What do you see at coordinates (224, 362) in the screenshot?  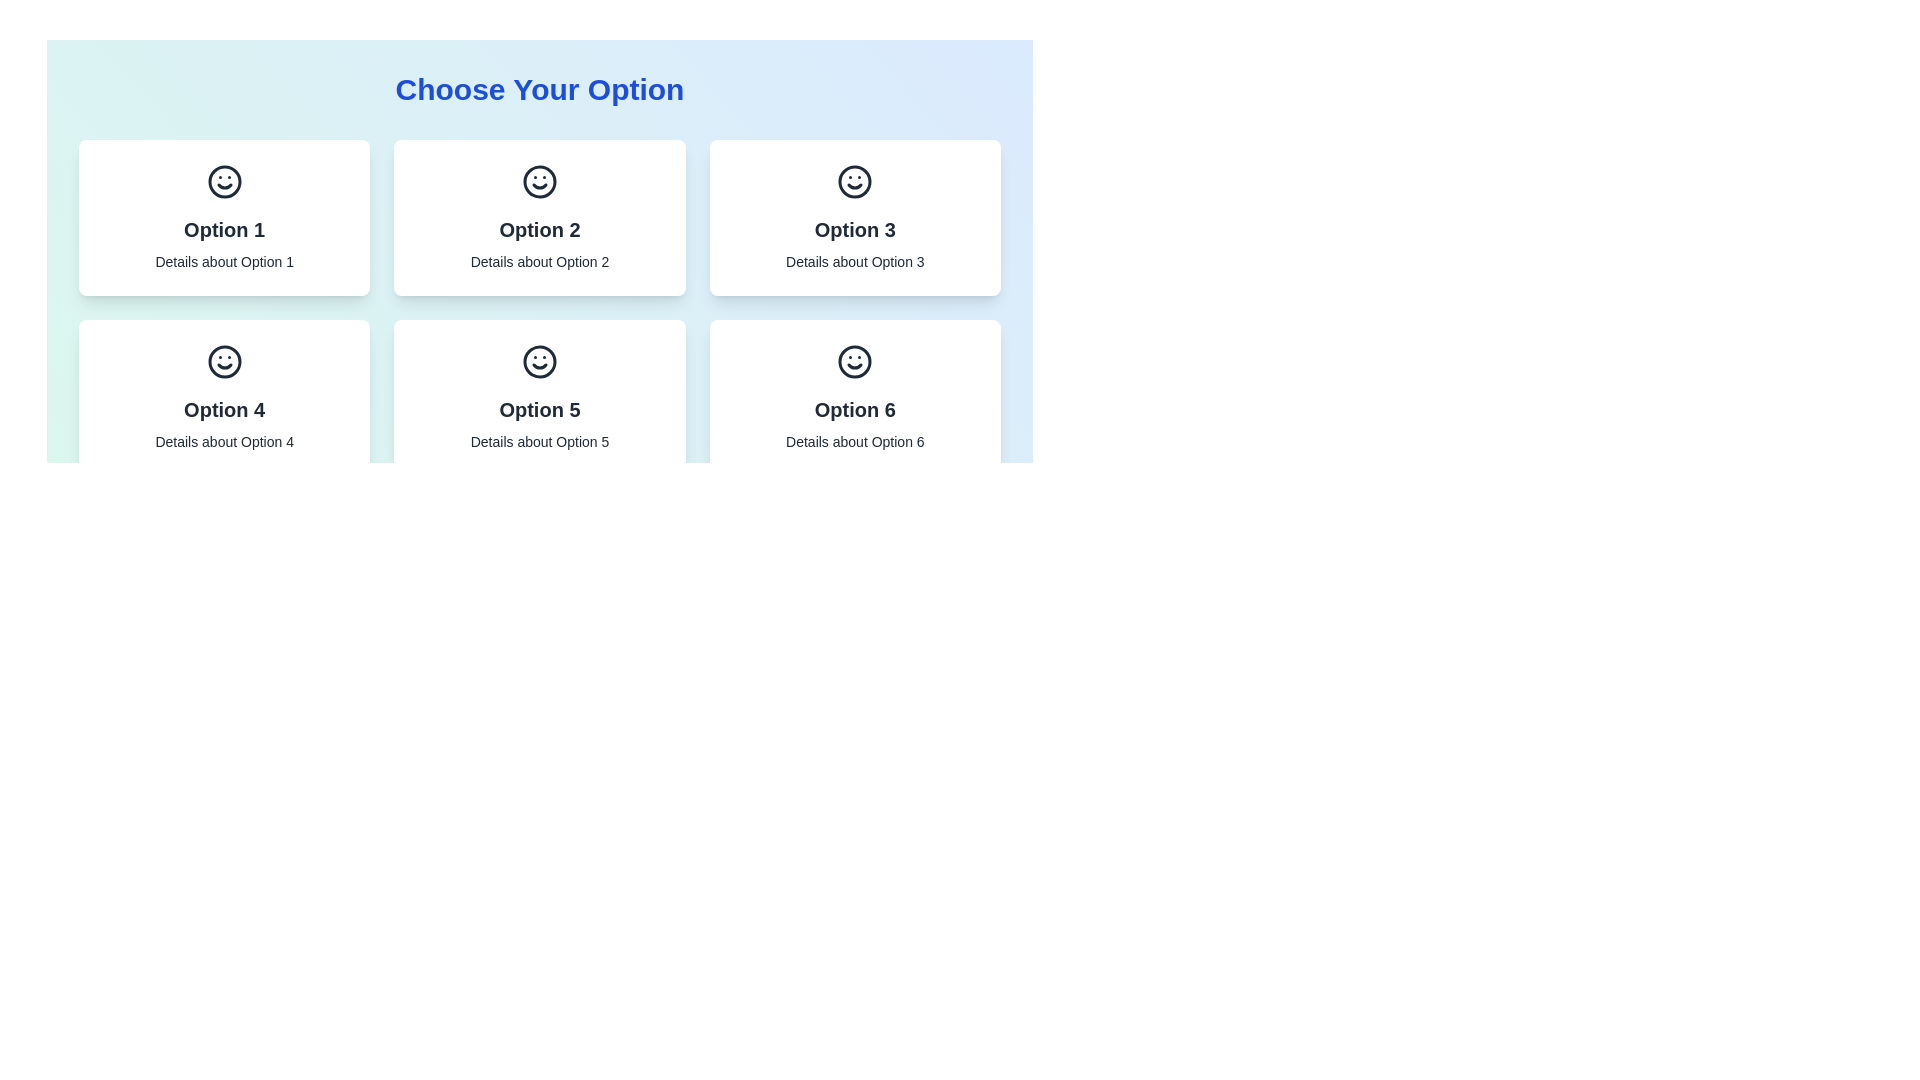 I see `the decorative icon in the 'Option 4' card, located in the lower left quadrant of the grid layout, specifically in the second row and first column` at bounding box center [224, 362].